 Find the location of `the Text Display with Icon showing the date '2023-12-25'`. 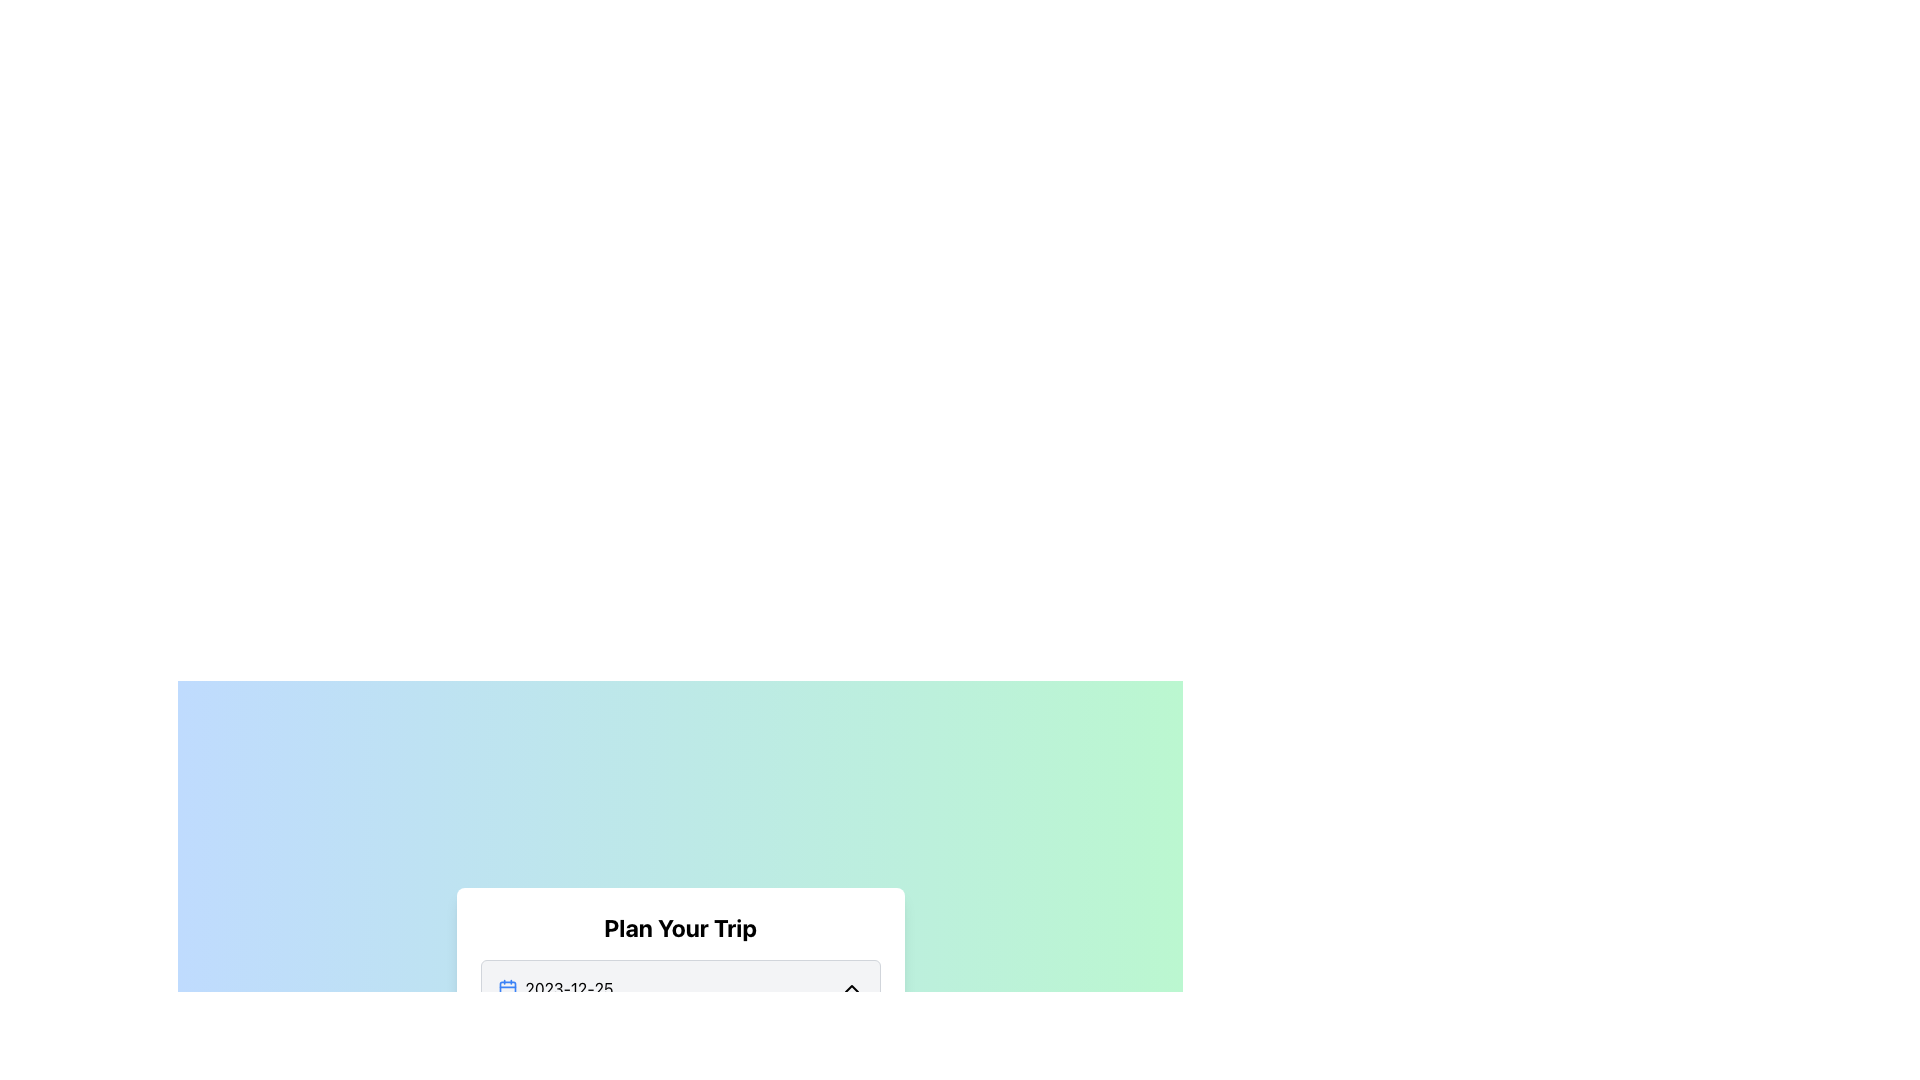

the Text Display with Icon showing the date '2023-12-25' is located at coordinates (555, 987).